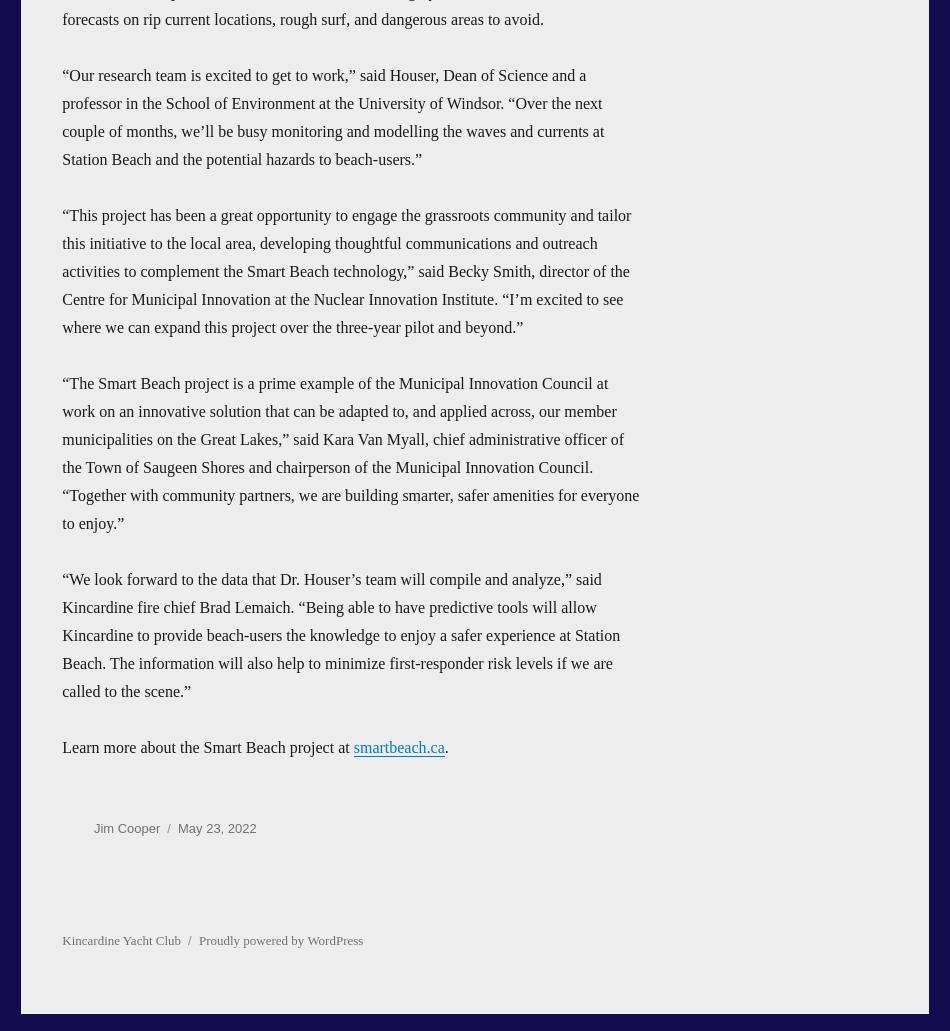 The image size is (950, 1031). What do you see at coordinates (339, 634) in the screenshot?
I see `'“We look forward to the data that Dr. Houser’s team will compile and analyze,” said Kincardine fire chief Brad Lemaich. “Being able to have predictive tools will allow Kincardine to provide beach-users the knowledge to enjoy a safer experience at Station Beach. The information will also help to minimize first-responder risk levels if we are called to the scene.”'` at bounding box center [339, 634].